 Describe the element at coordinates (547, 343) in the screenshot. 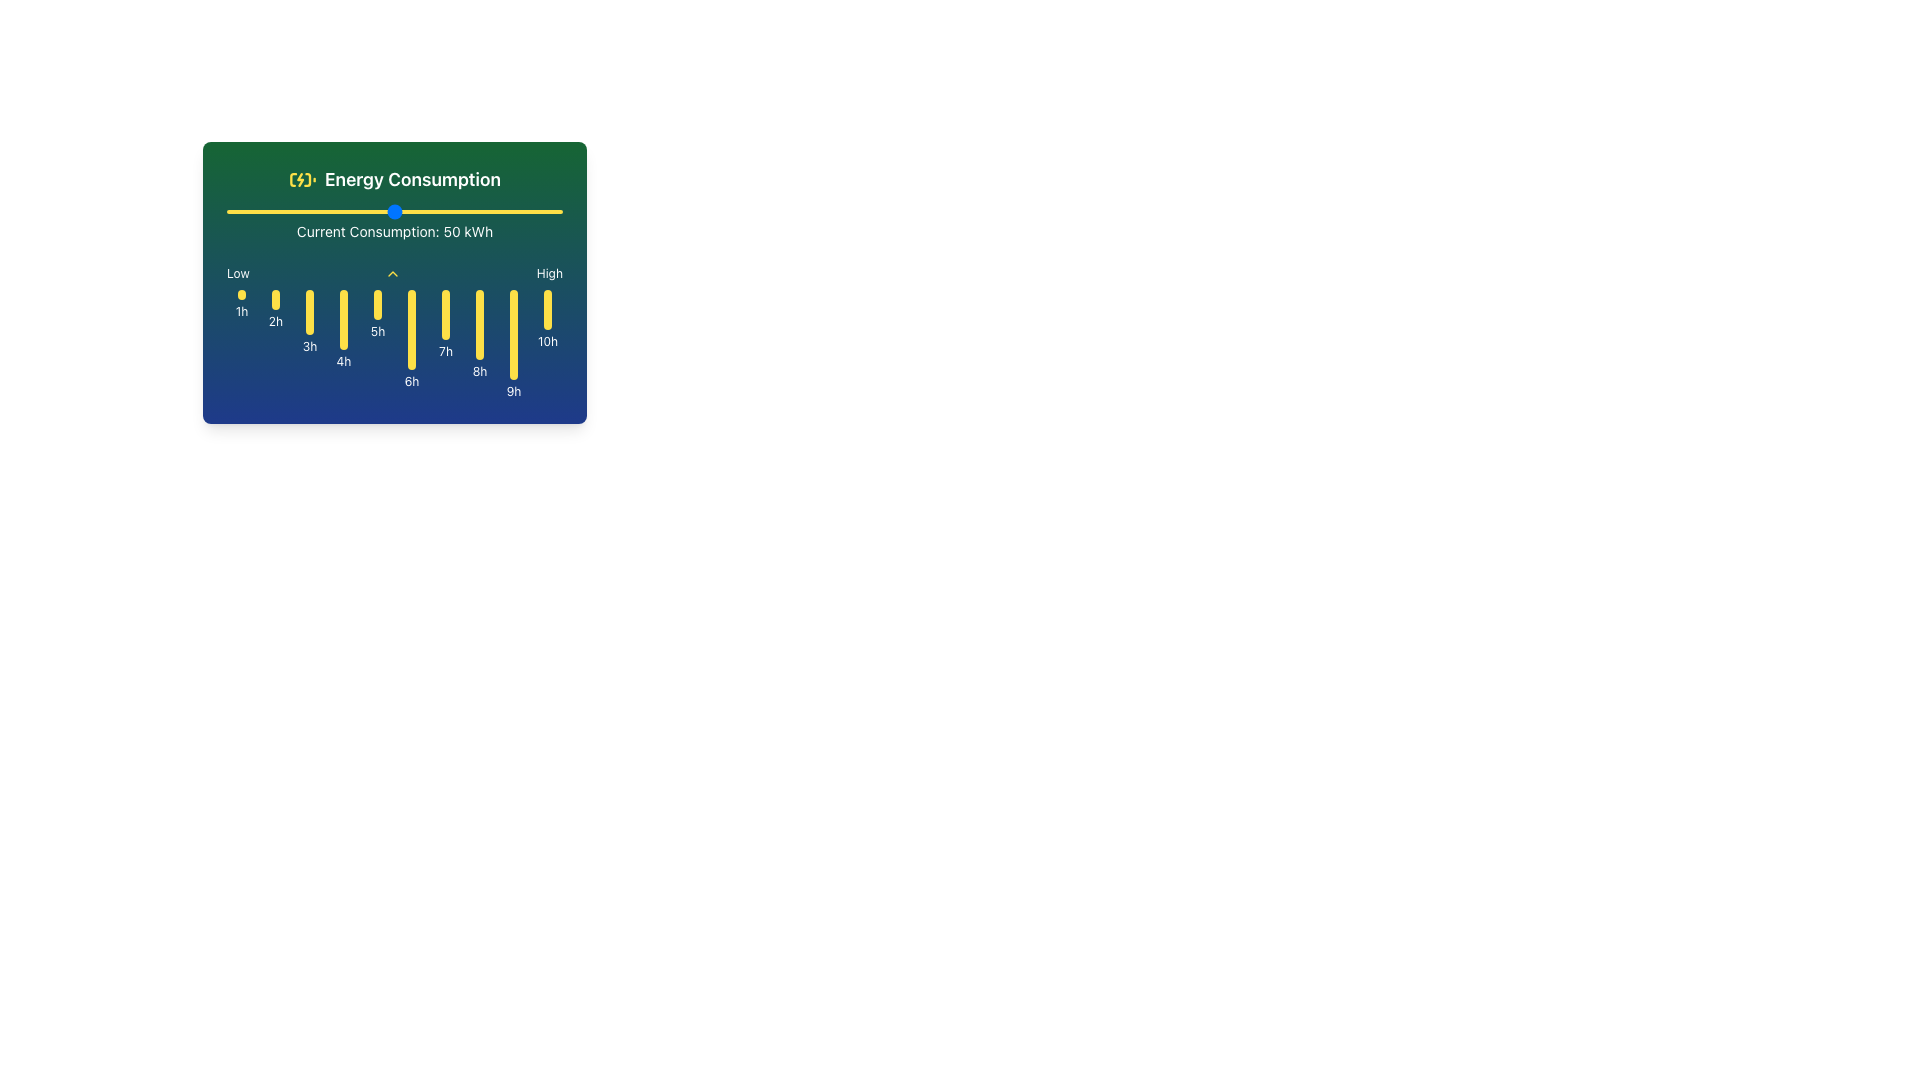

I see `the yellow vertical bar of the bar chart labeled '10h', which is the last element in a horizontal sequence, positioned below the label 'High'` at that location.